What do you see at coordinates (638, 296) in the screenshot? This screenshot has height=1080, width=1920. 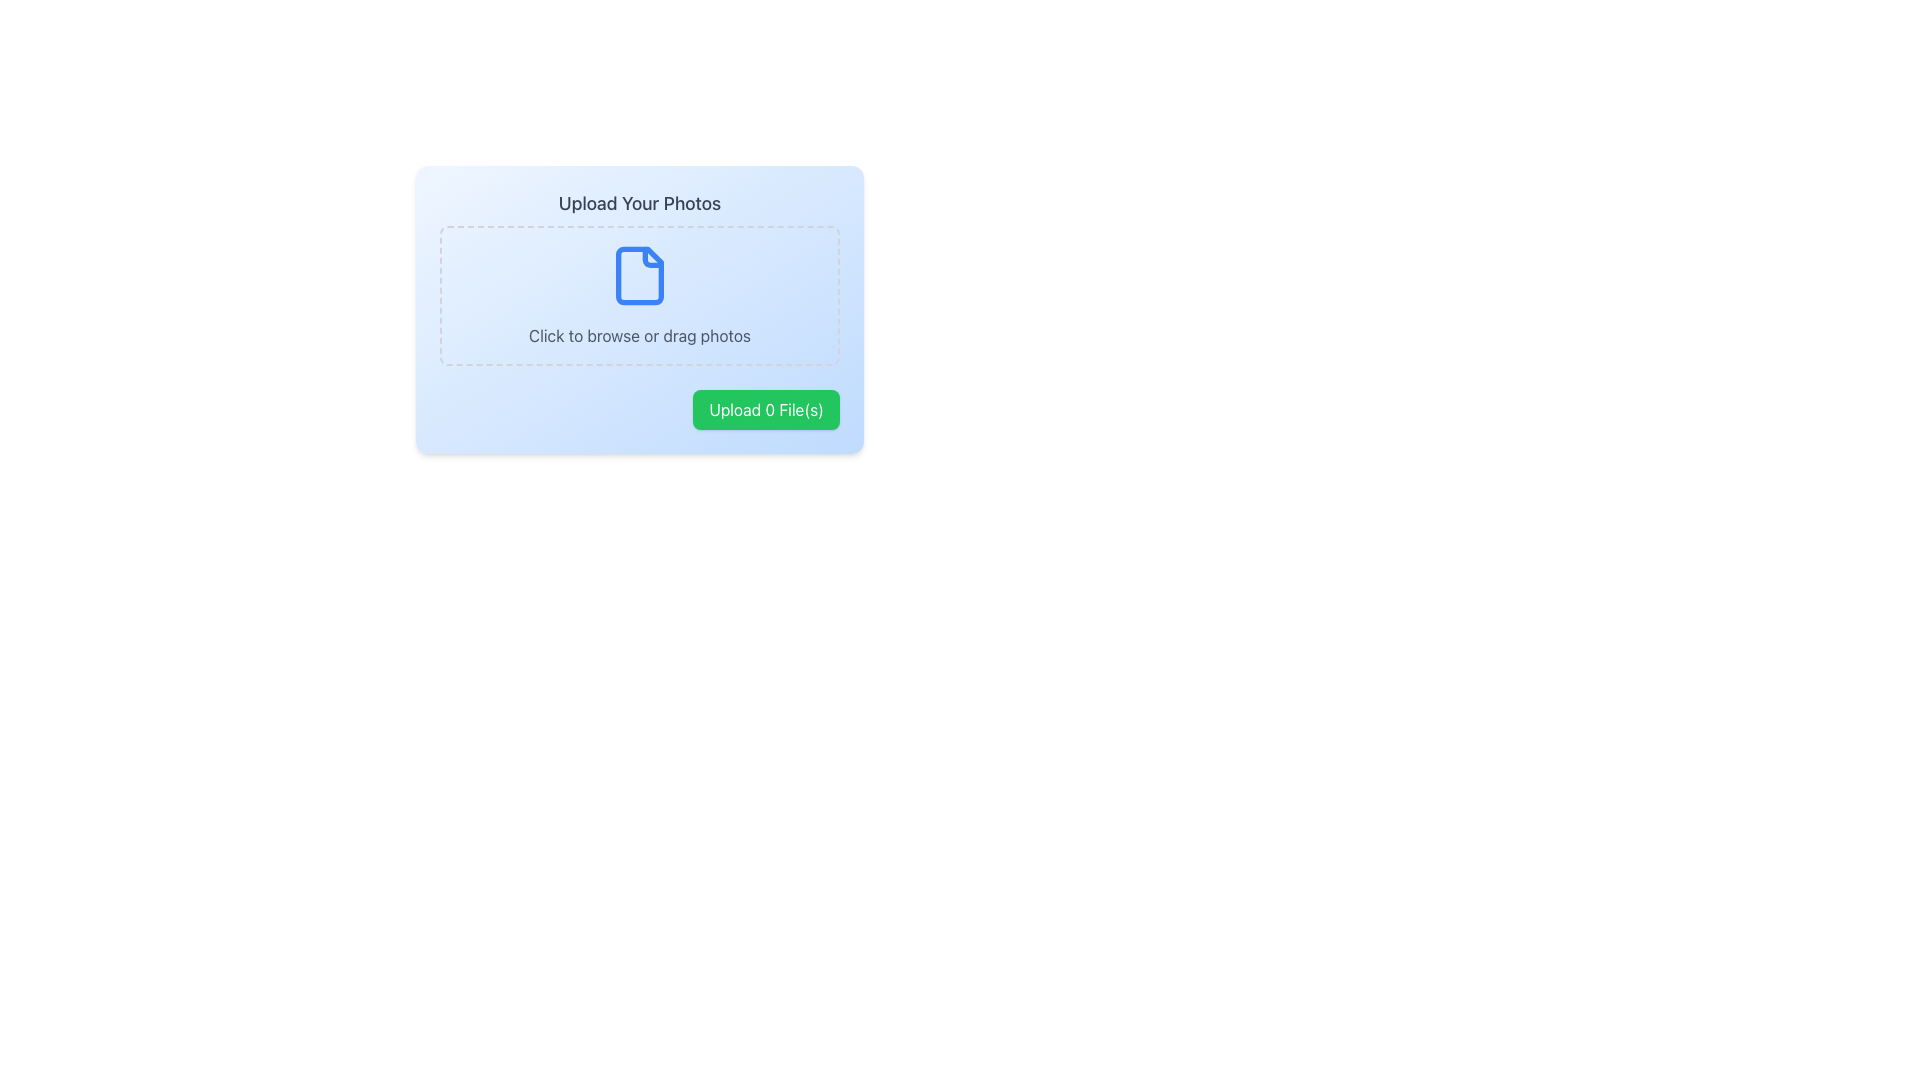 I see `the instructional text element with a file icon, which features a blue outline and the text 'Click to browse or drag photos'` at bounding box center [638, 296].